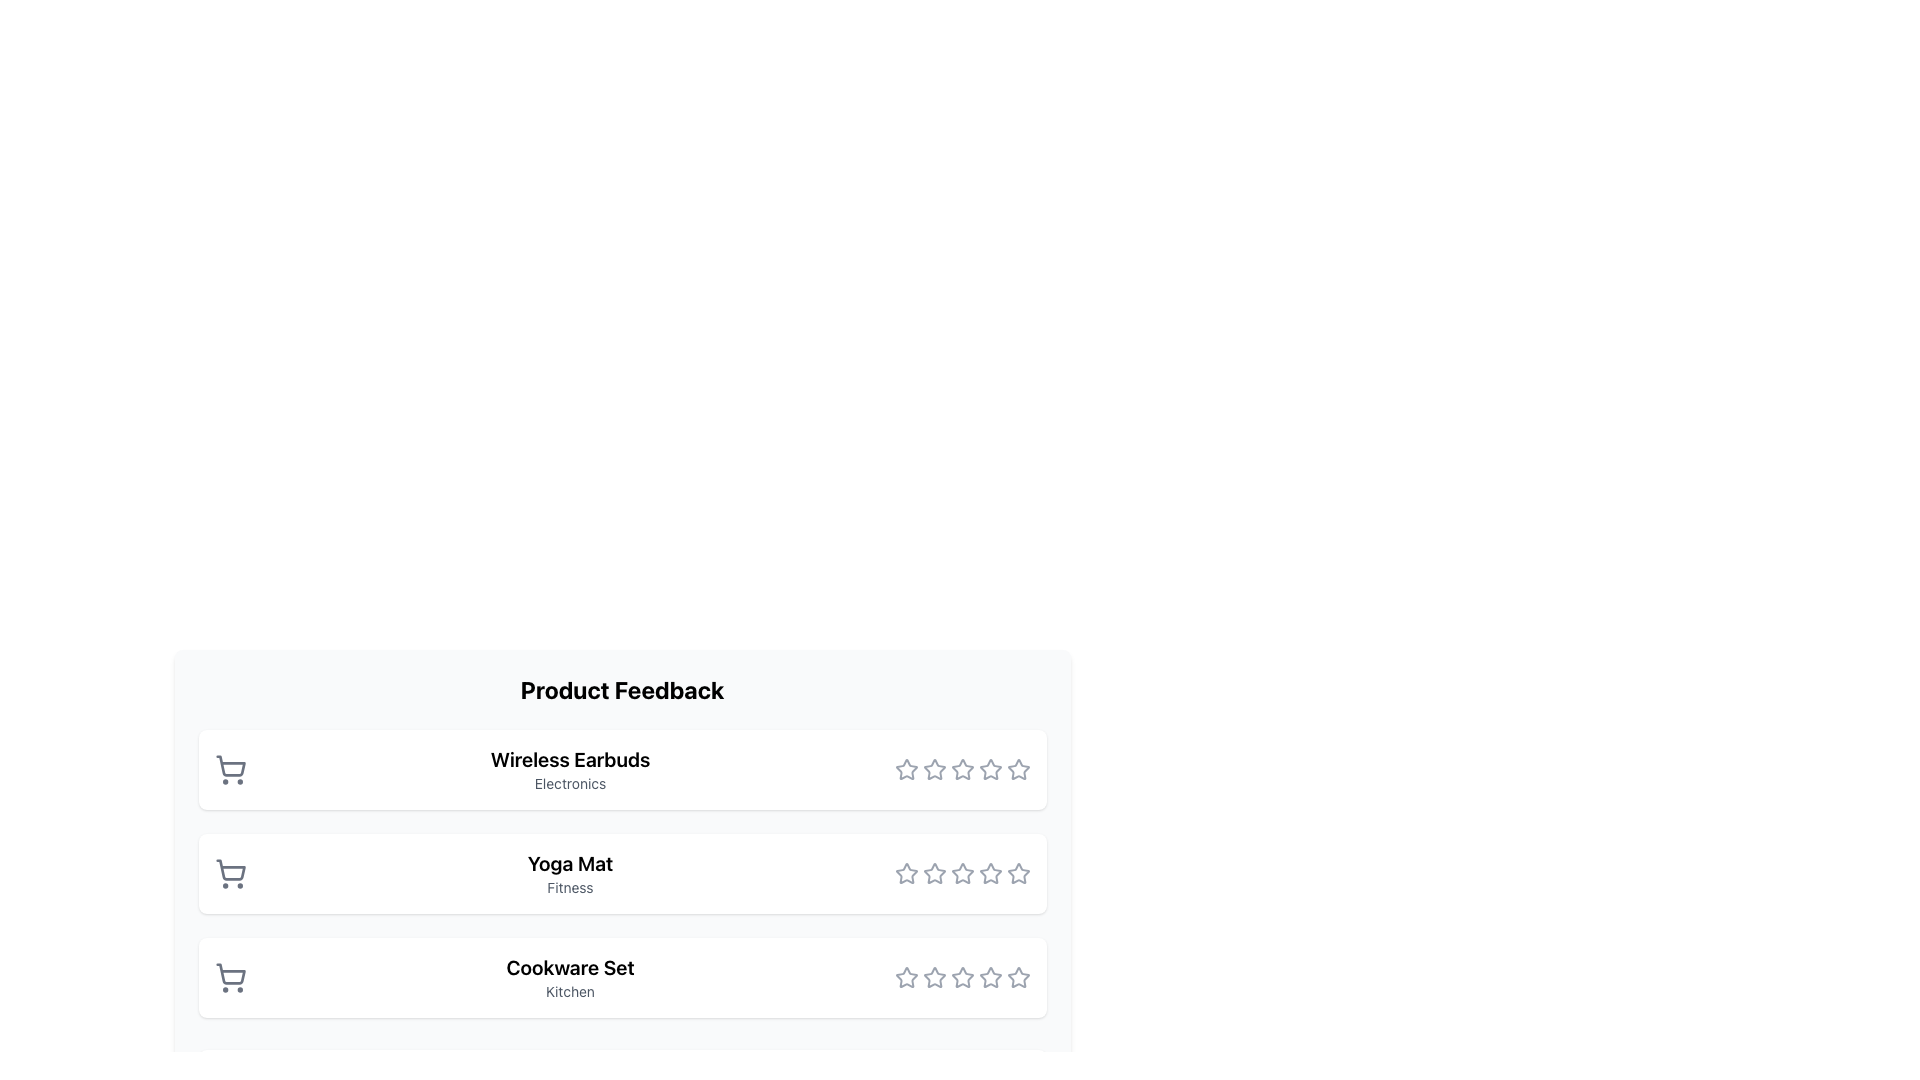  I want to click on the first interactive rating star icon, so click(905, 873).